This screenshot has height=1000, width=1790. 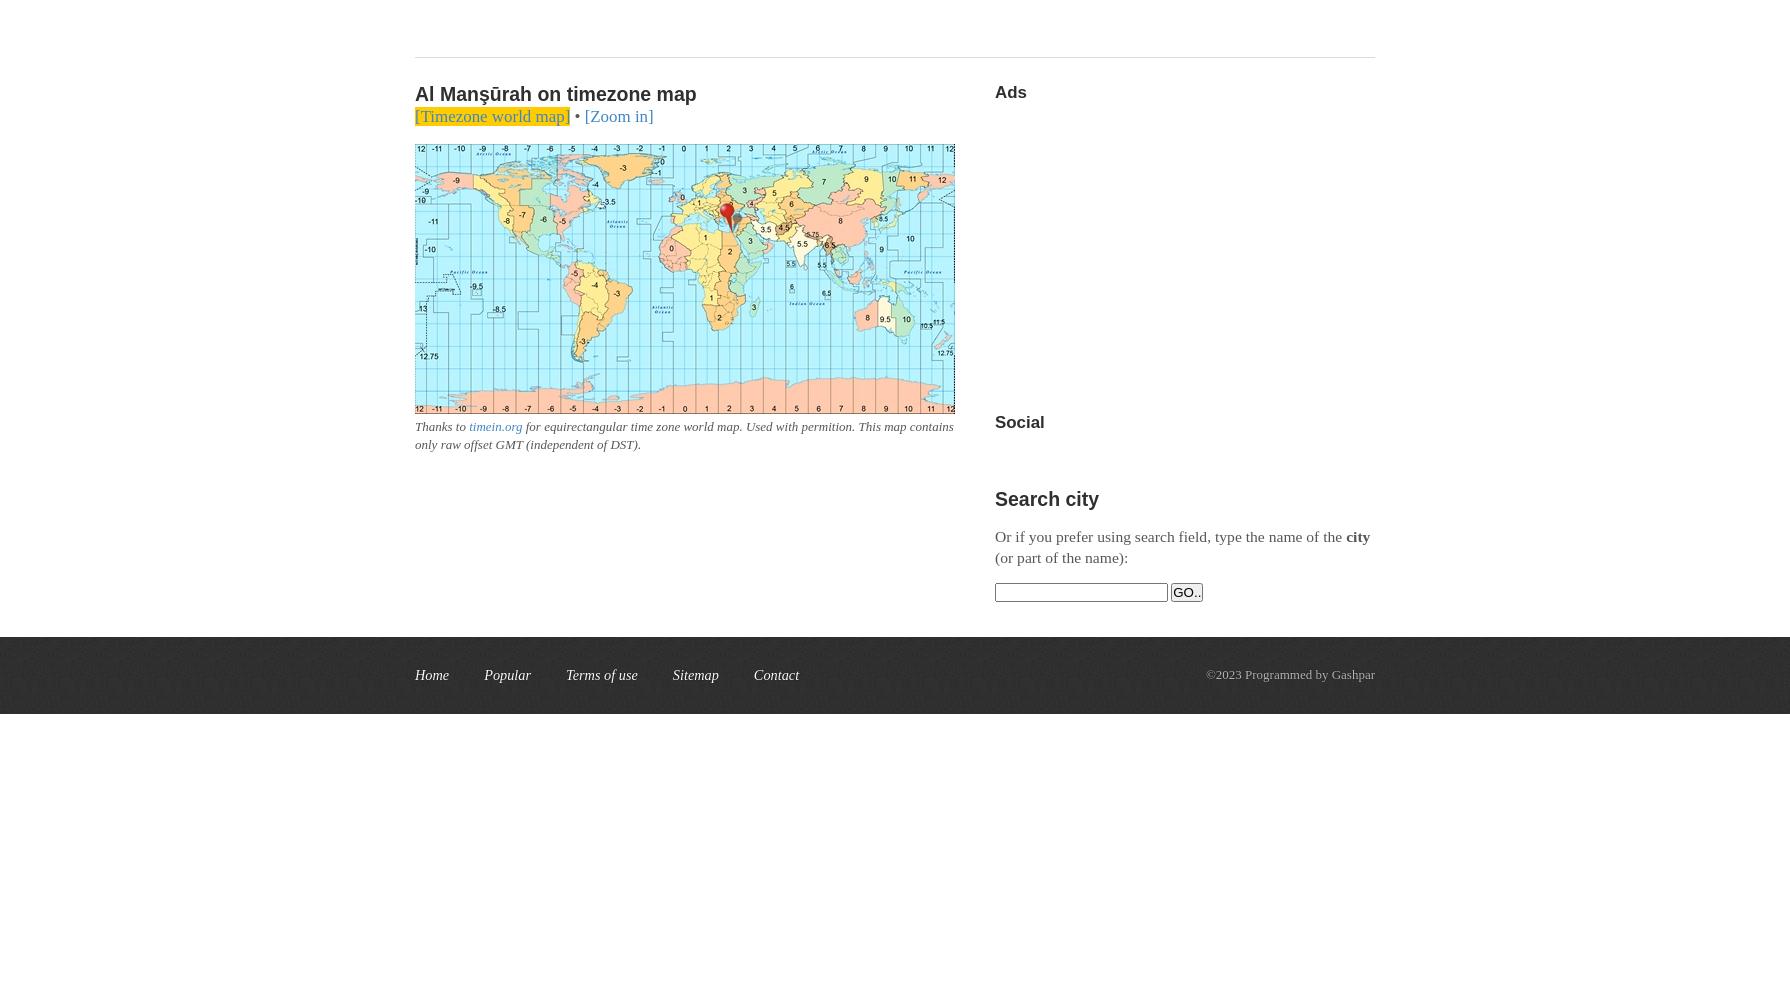 What do you see at coordinates (1010, 91) in the screenshot?
I see `'Ads'` at bounding box center [1010, 91].